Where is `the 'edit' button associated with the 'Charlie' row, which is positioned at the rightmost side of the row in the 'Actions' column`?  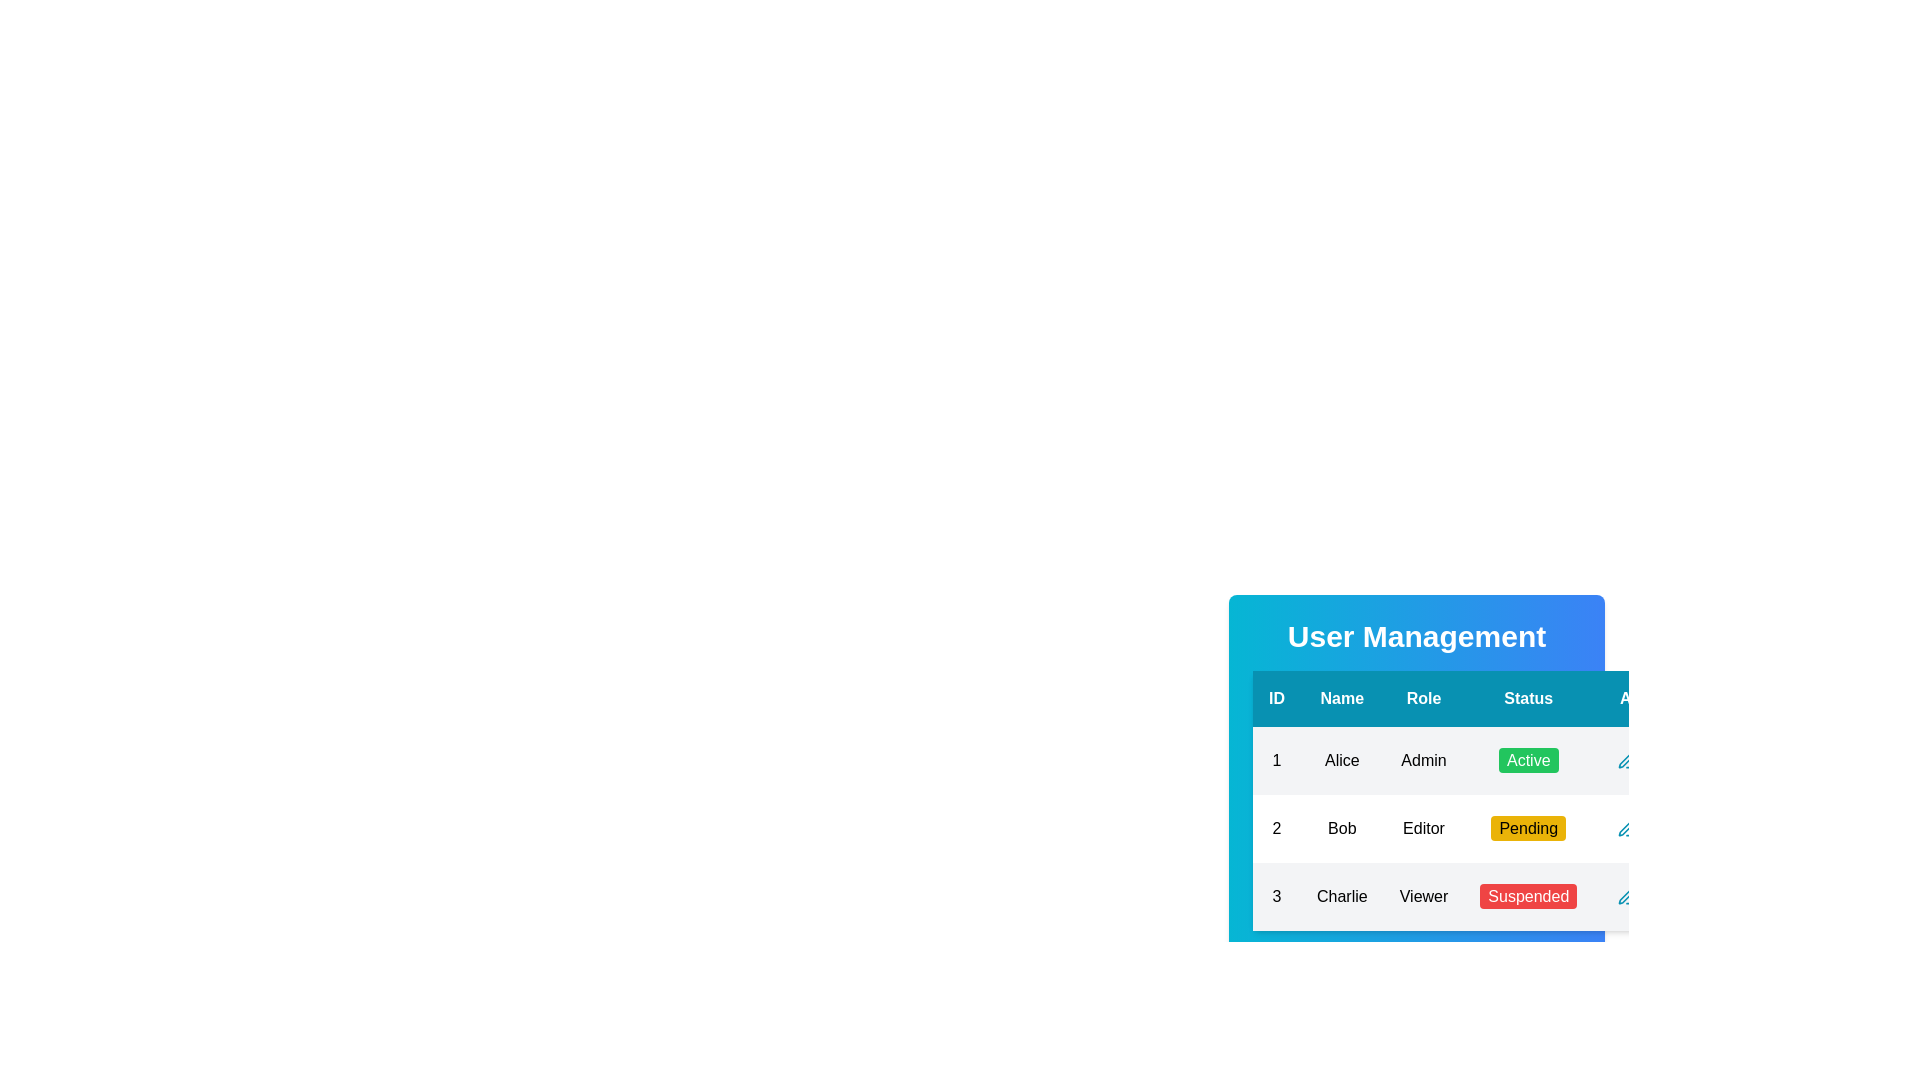 the 'edit' button associated with the 'Charlie' row, which is positioned at the rightmost side of the row in the 'Actions' column is located at coordinates (1627, 896).